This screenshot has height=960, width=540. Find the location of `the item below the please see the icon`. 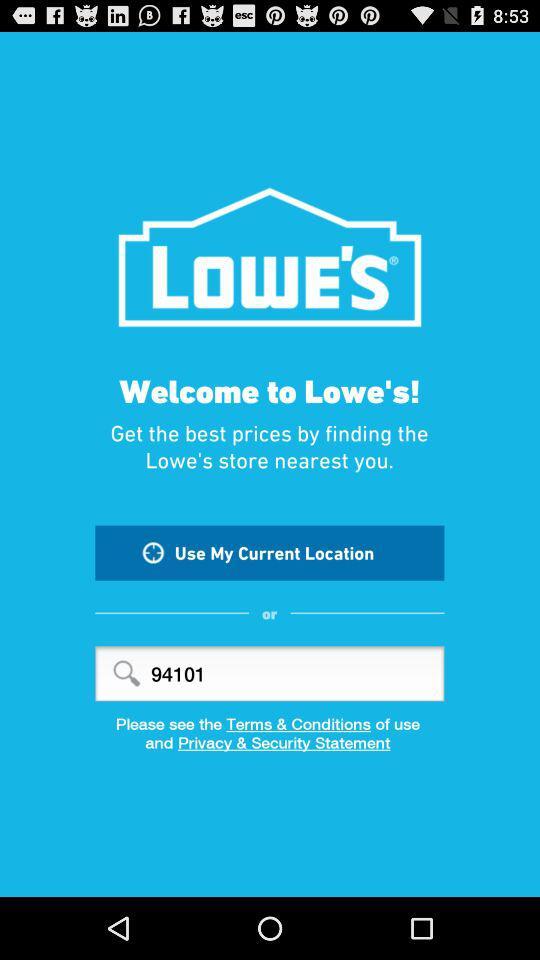

the item below the please see the icon is located at coordinates (270, 748).